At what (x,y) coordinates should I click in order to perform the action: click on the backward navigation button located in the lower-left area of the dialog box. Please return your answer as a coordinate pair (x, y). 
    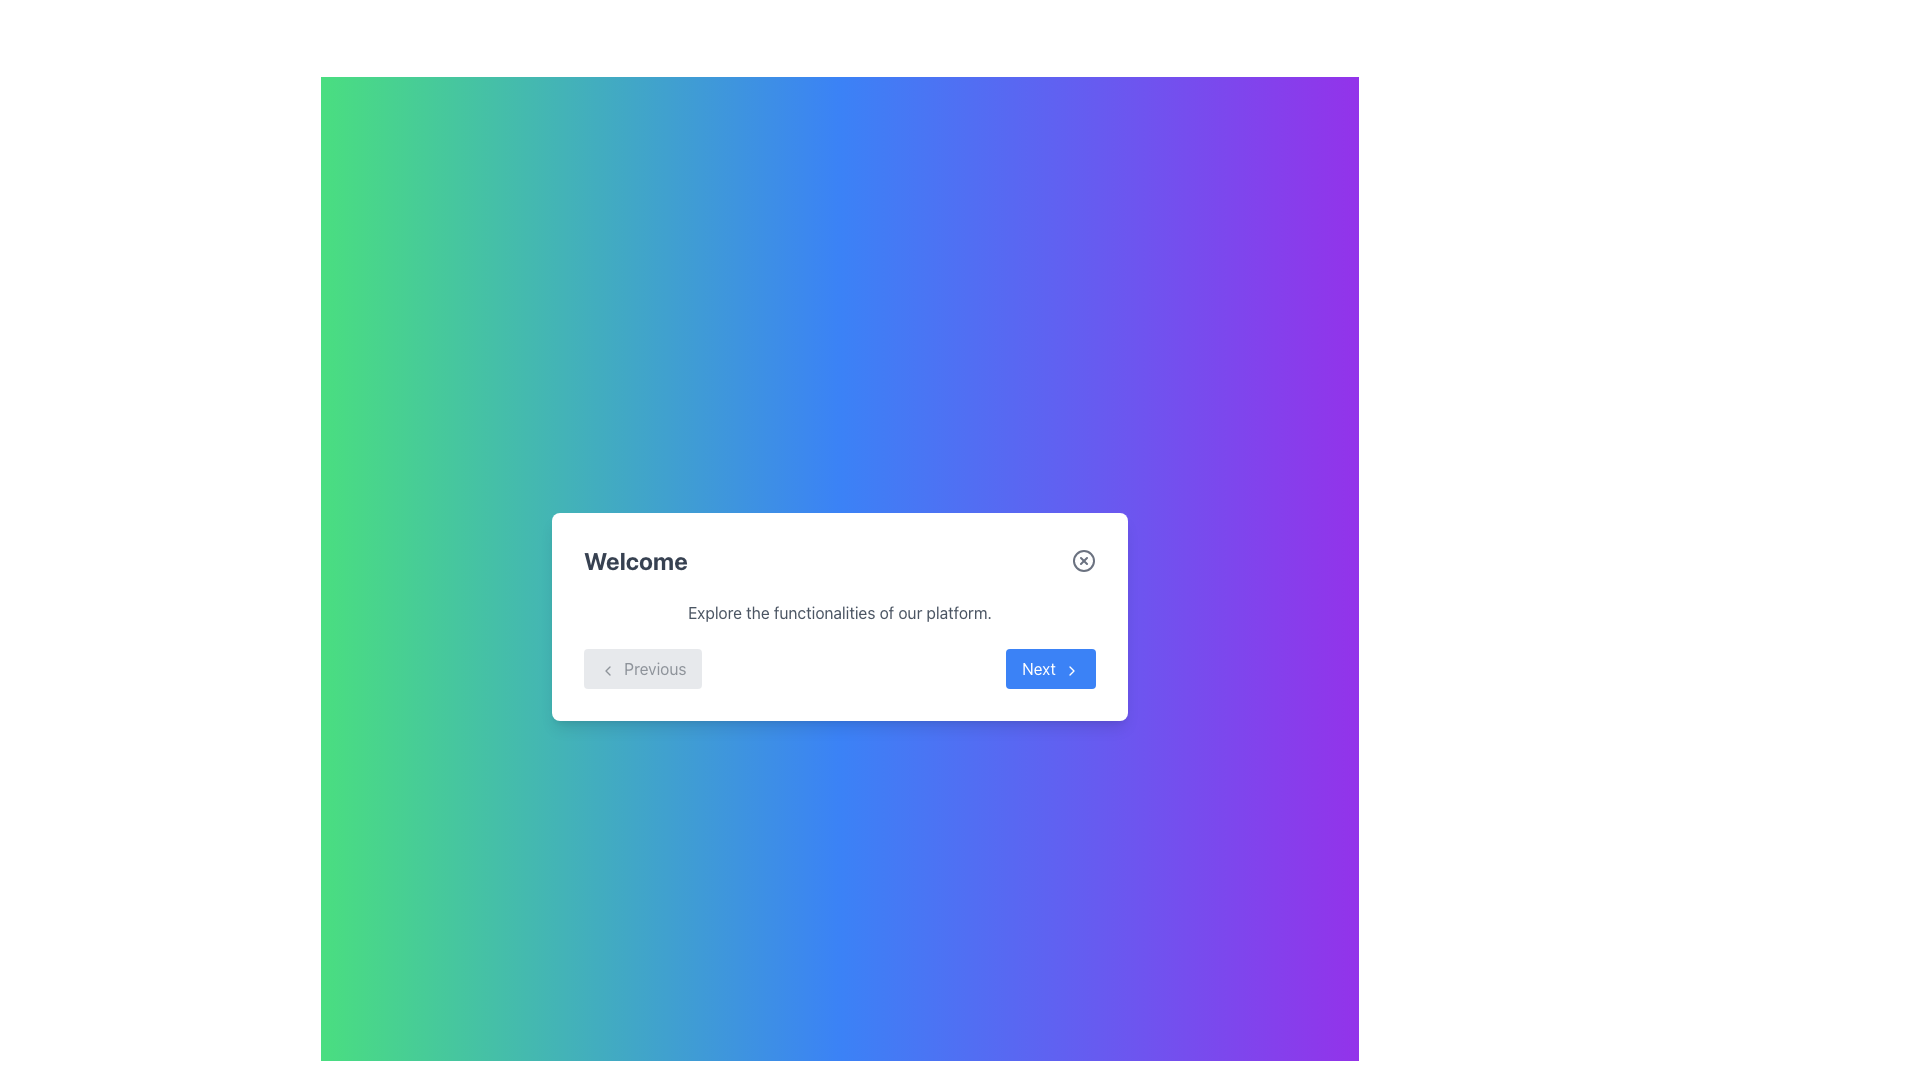
    Looking at the image, I should click on (643, 668).